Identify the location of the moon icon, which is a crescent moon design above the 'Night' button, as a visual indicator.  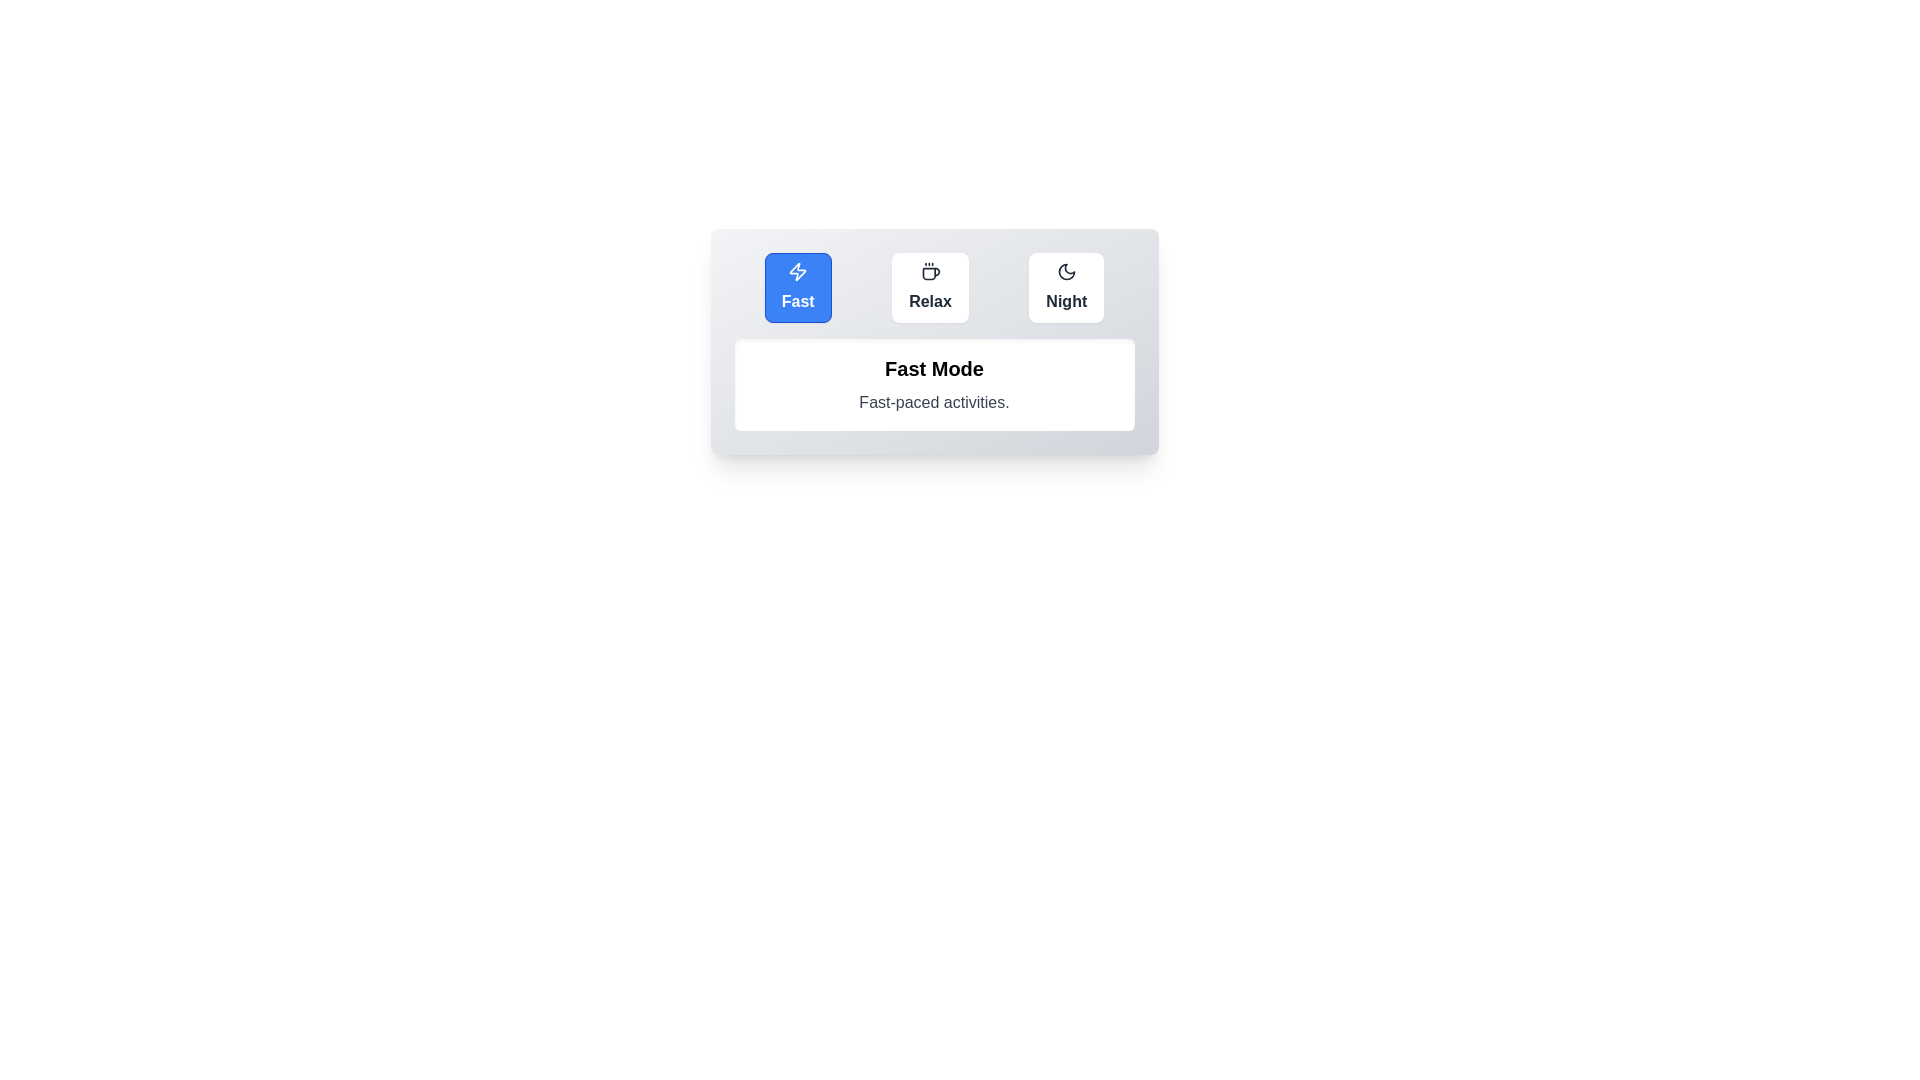
(1065, 272).